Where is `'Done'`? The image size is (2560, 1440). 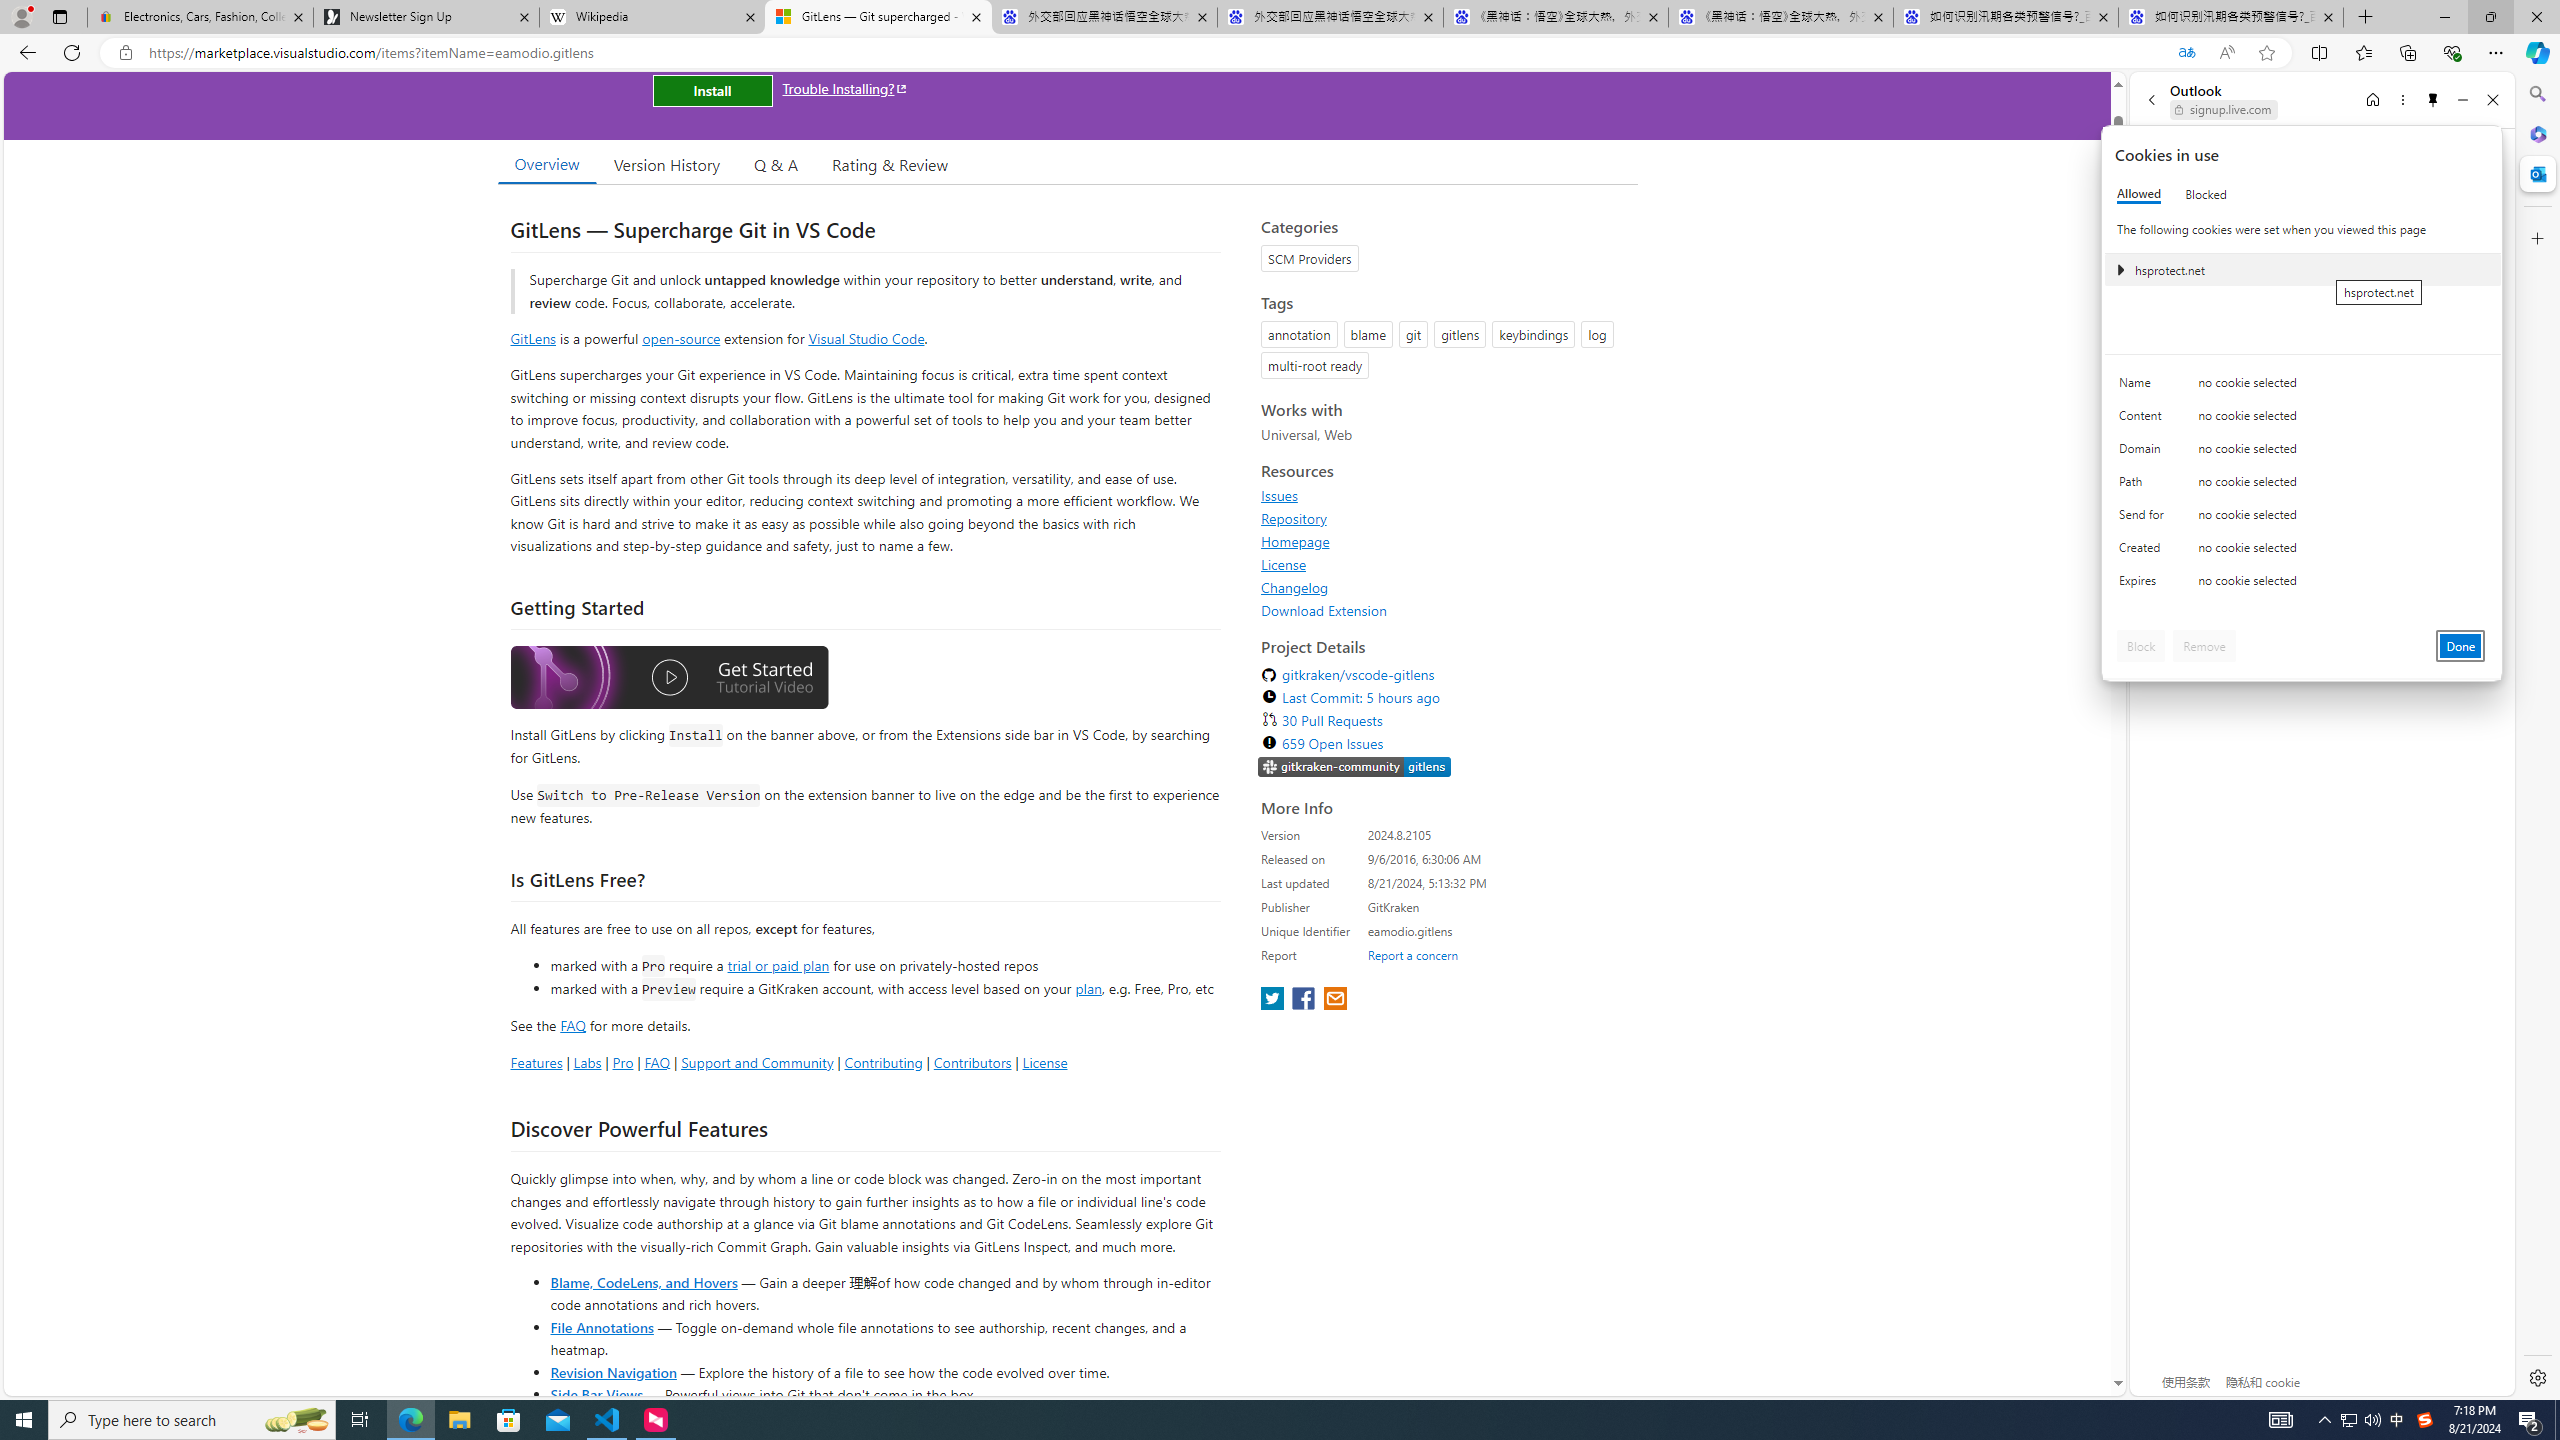 'Done' is located at coordinates (2461, 646).